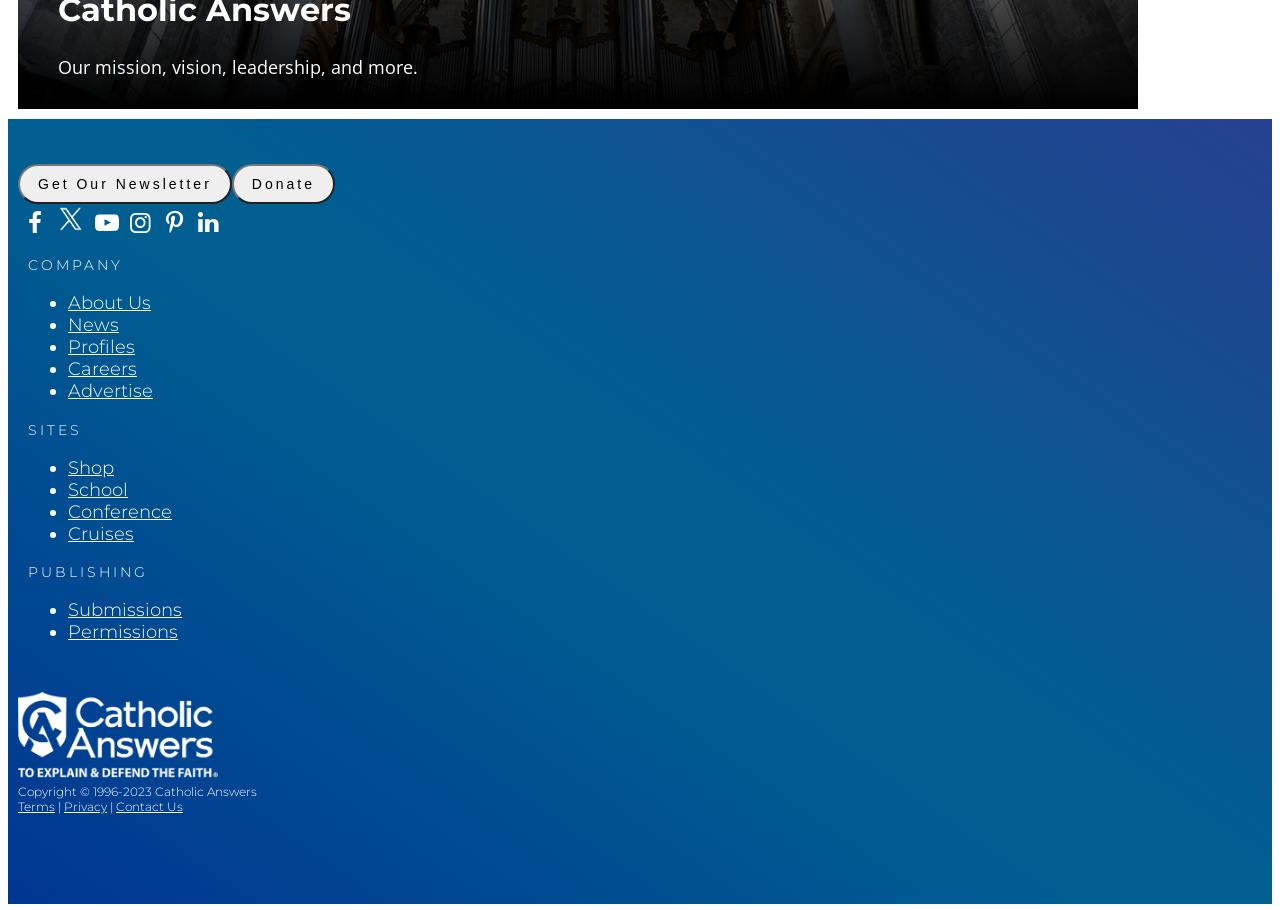  Describe the element at coordinates (75, 262) in the screenshot. I see `'Company'` at that location.